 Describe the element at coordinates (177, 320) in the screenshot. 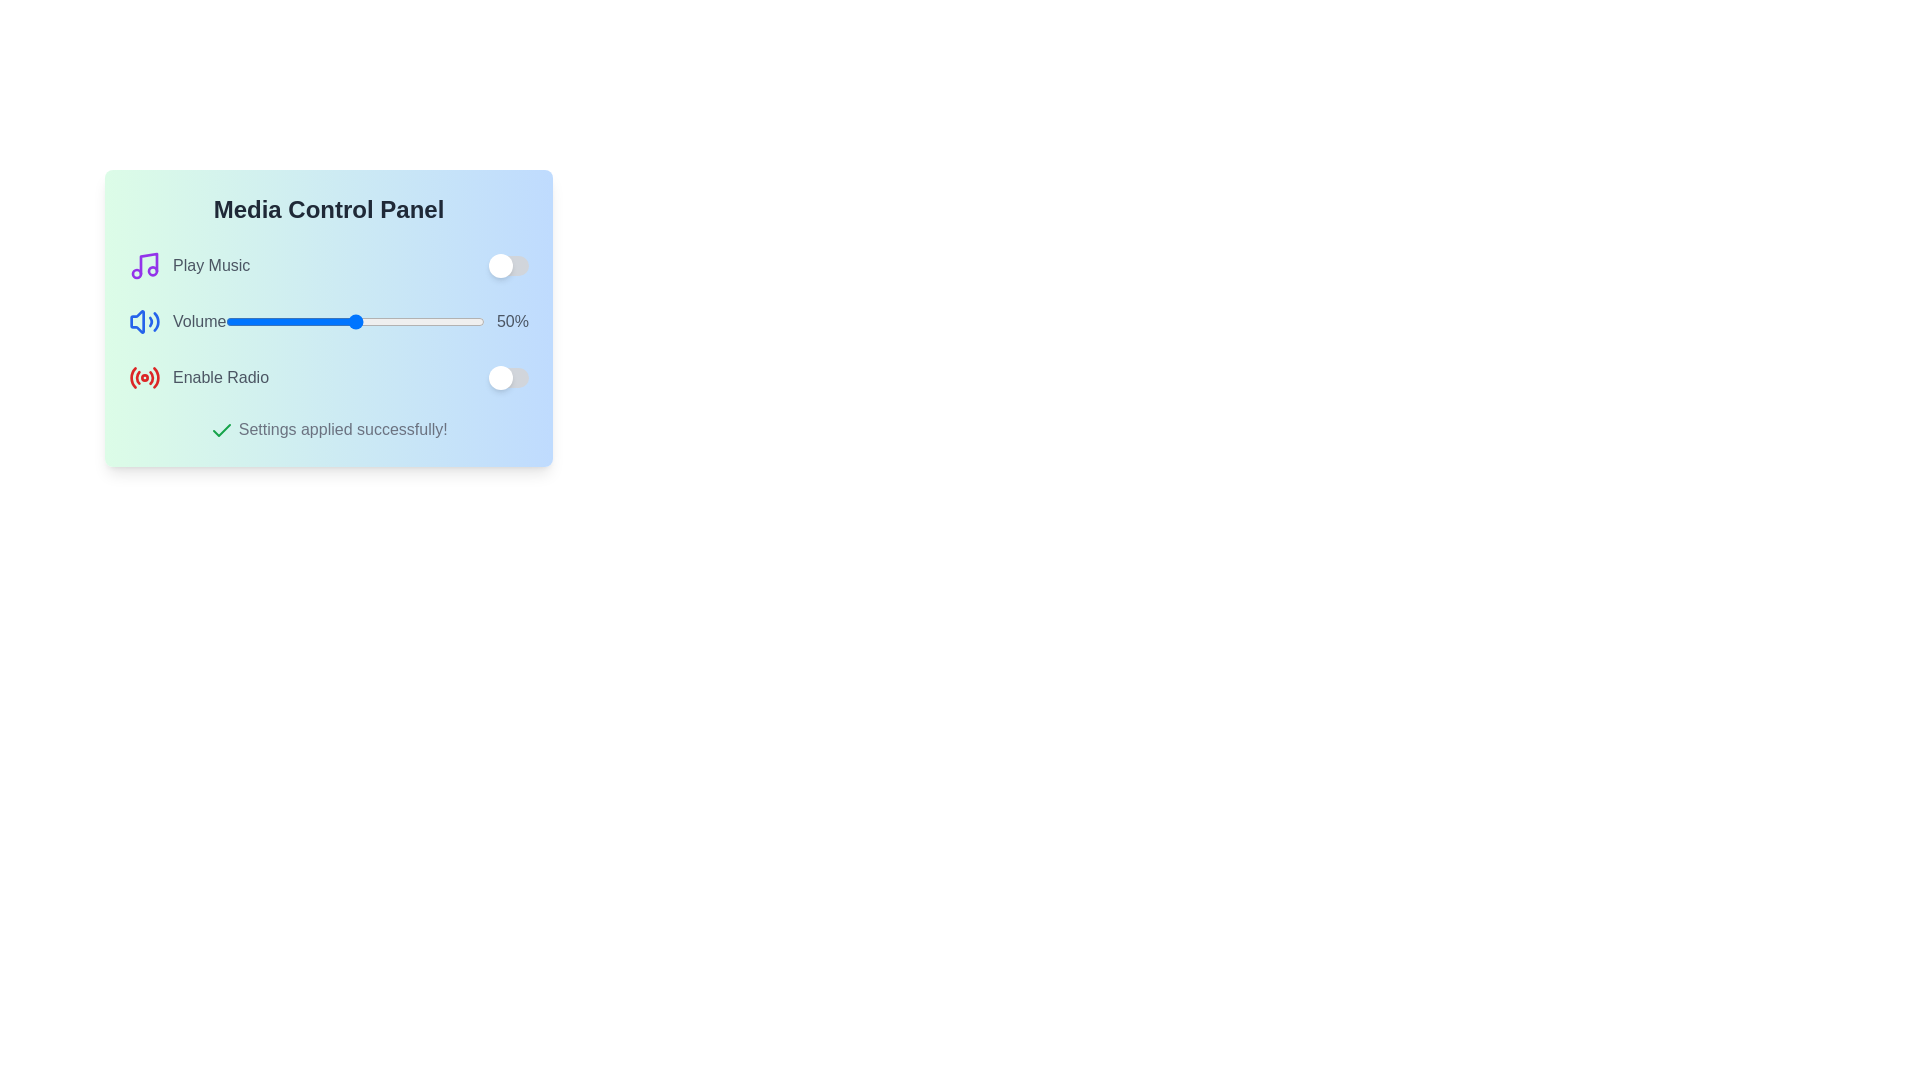

I see `the 'Volume' label, which is styled in gray and located adjacent to the volume icon, within the volume control UI` at that location.